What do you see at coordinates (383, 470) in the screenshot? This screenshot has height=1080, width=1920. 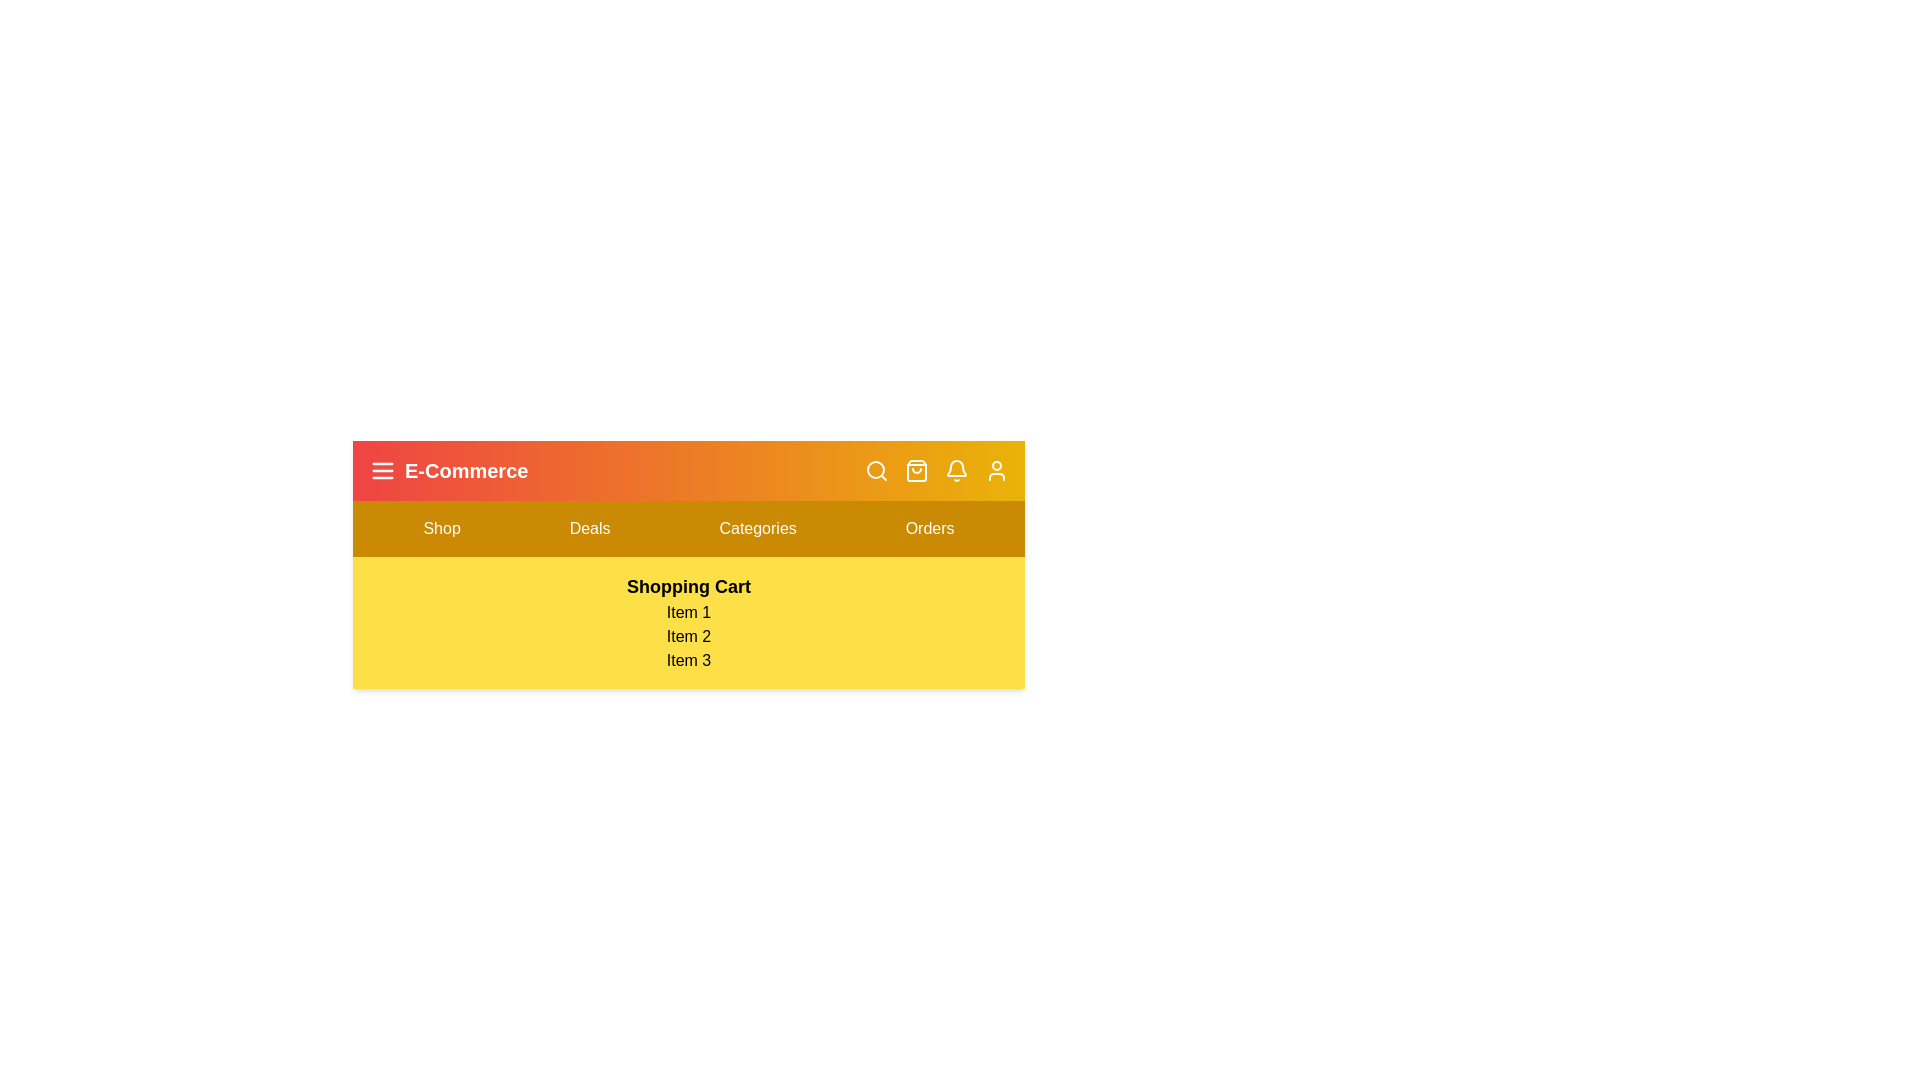 I see `menu button to toggle the navigation menu visibility` at bounding box center [383, 470].